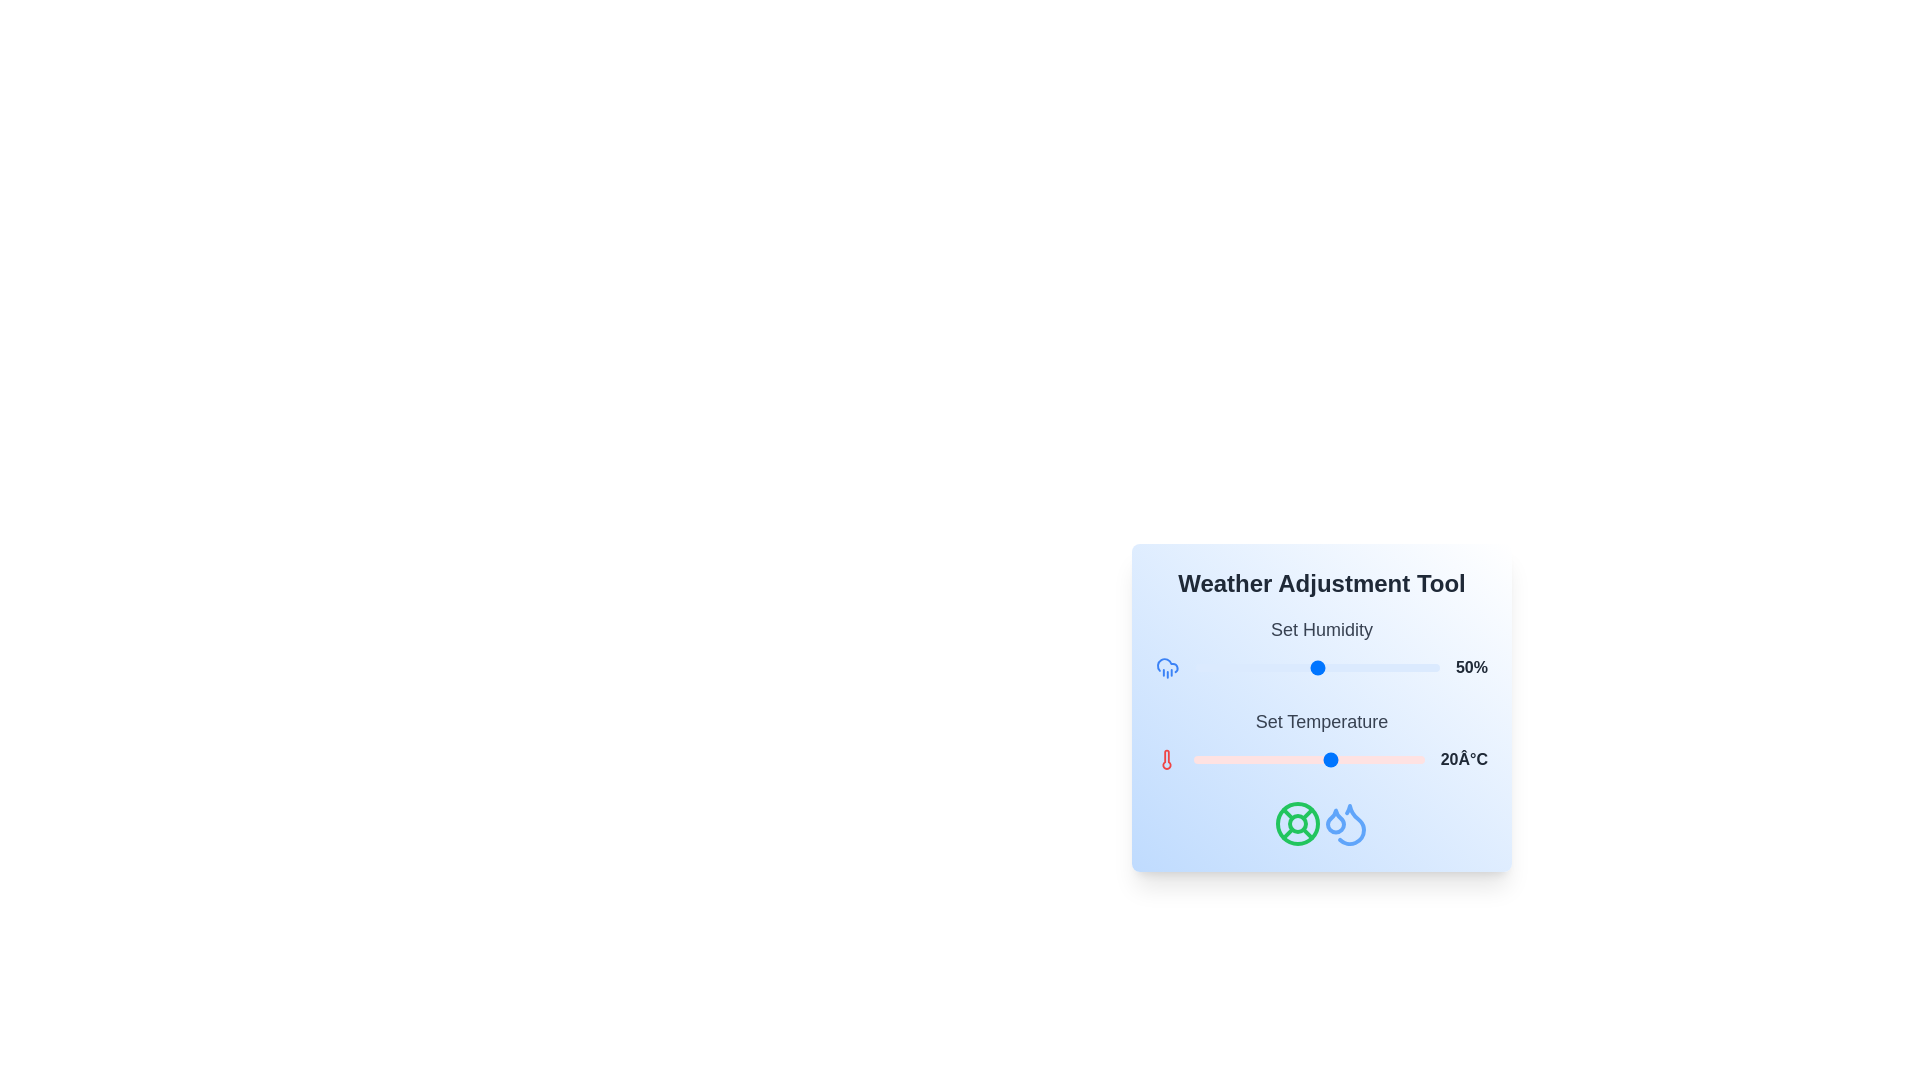 Image resolution: width=1920 pixels, height=1080 pixels. Describe the element at coordinates (1241, 667) in the screenshot. I see `the humidity slider to 19%` at that location.